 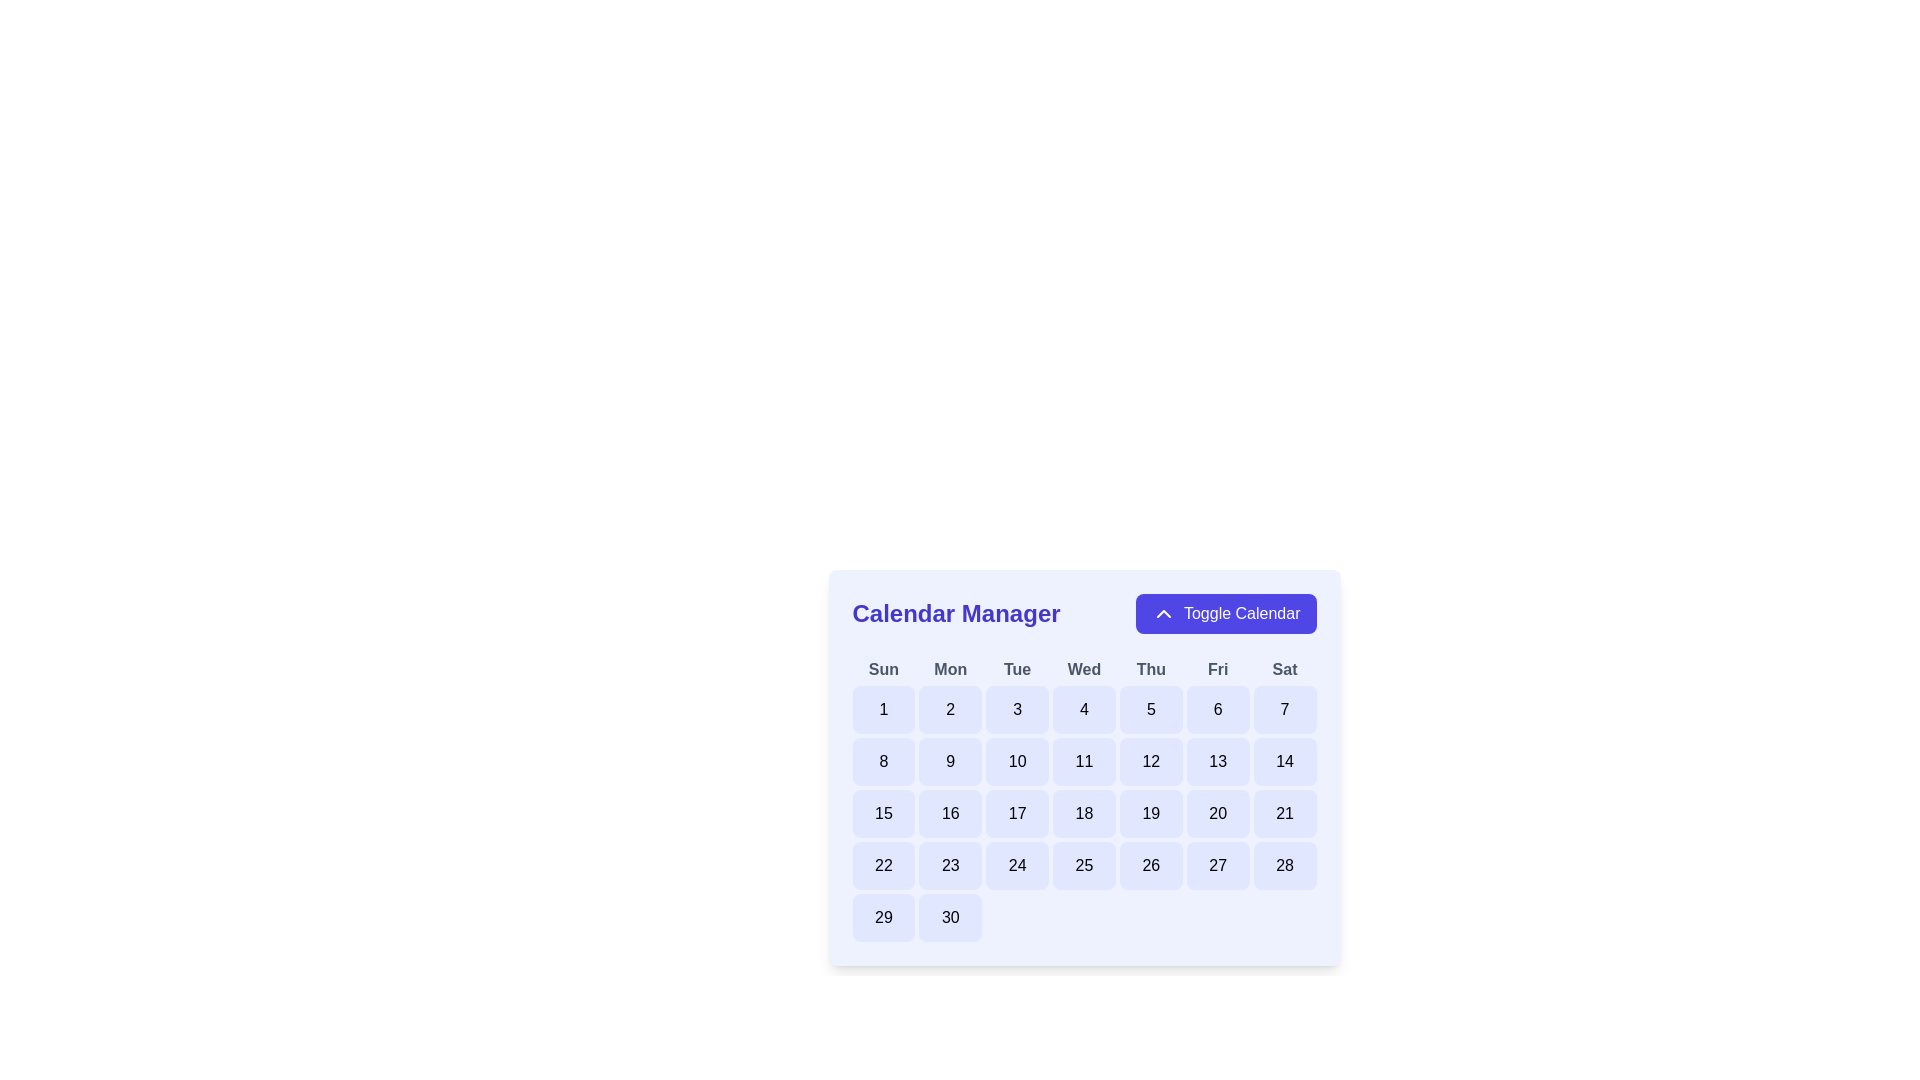 What do you see at coordinates (1151, 762) in the screenshot?
I see `the button representing the date '12'` at bounding box center [1151, 762].